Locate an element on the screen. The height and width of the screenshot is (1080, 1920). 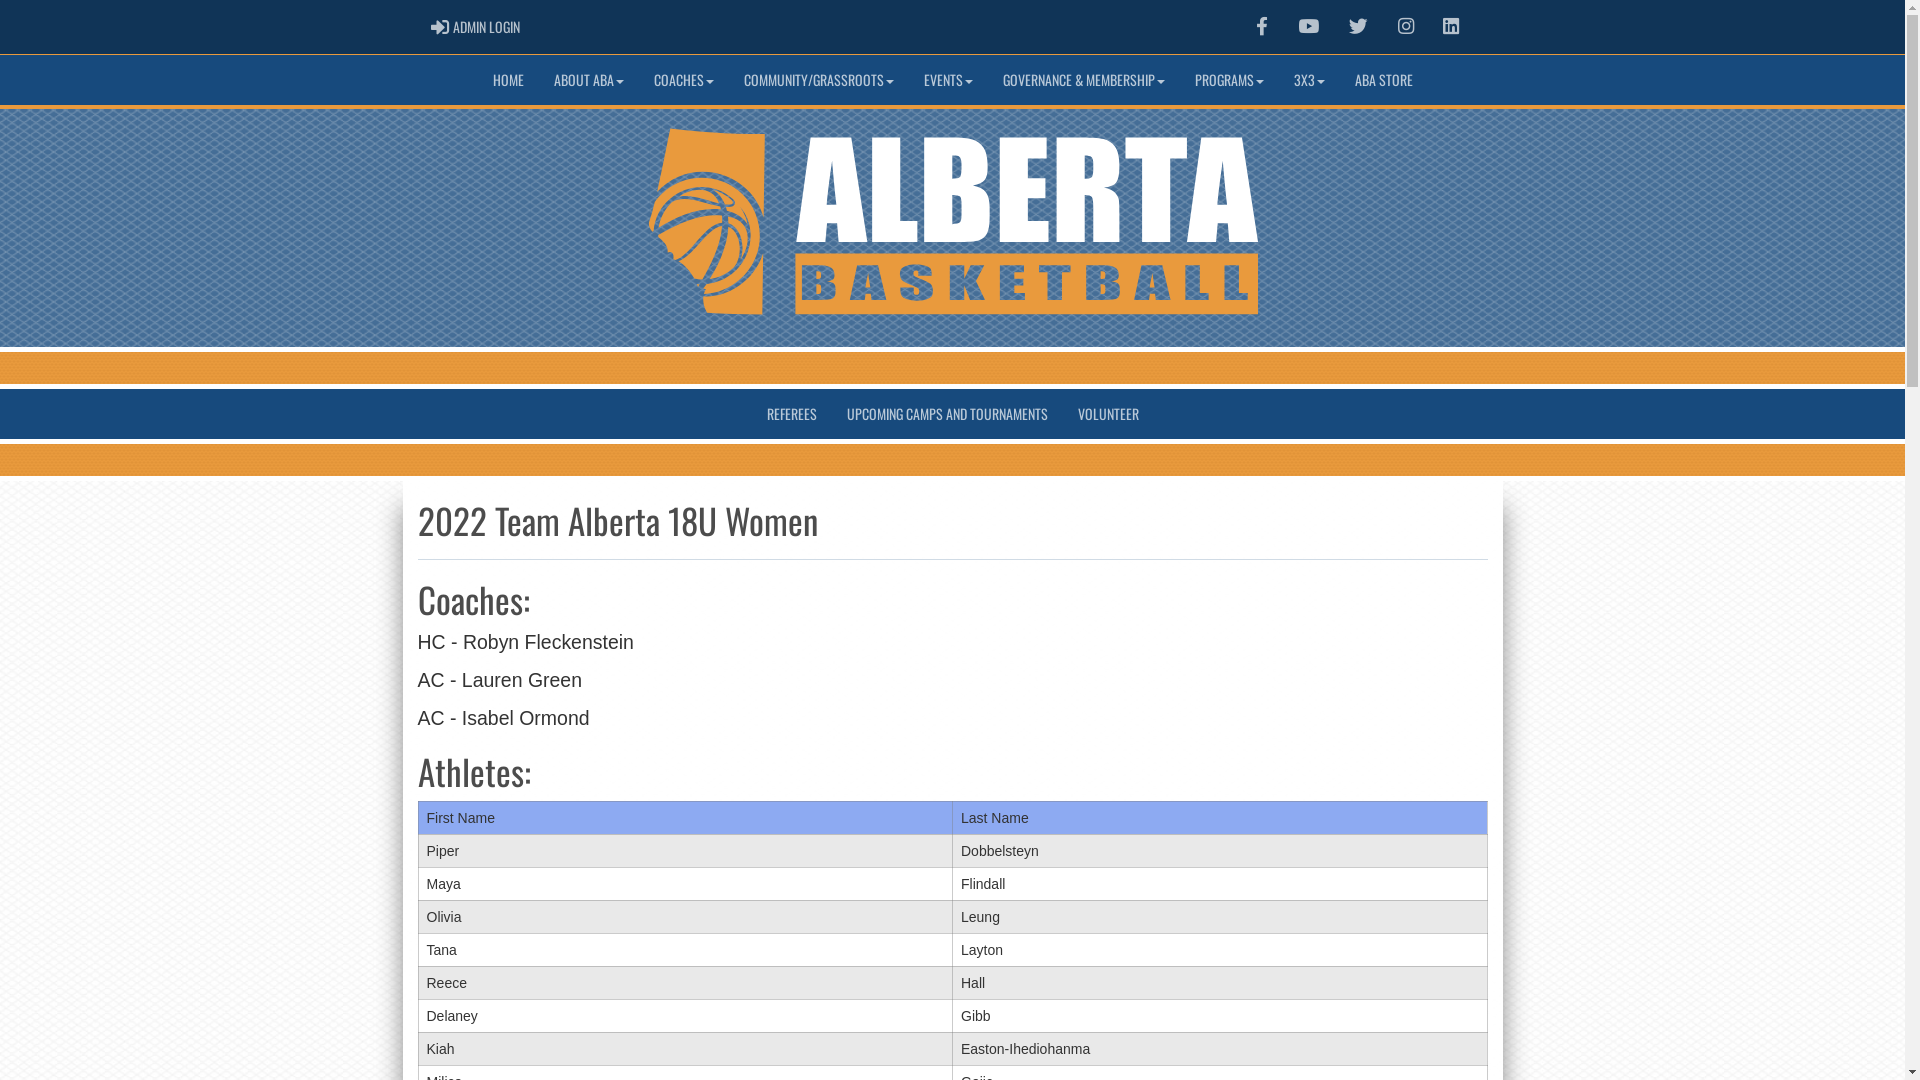
'EVENTS' is located at coordinates (946, 79).